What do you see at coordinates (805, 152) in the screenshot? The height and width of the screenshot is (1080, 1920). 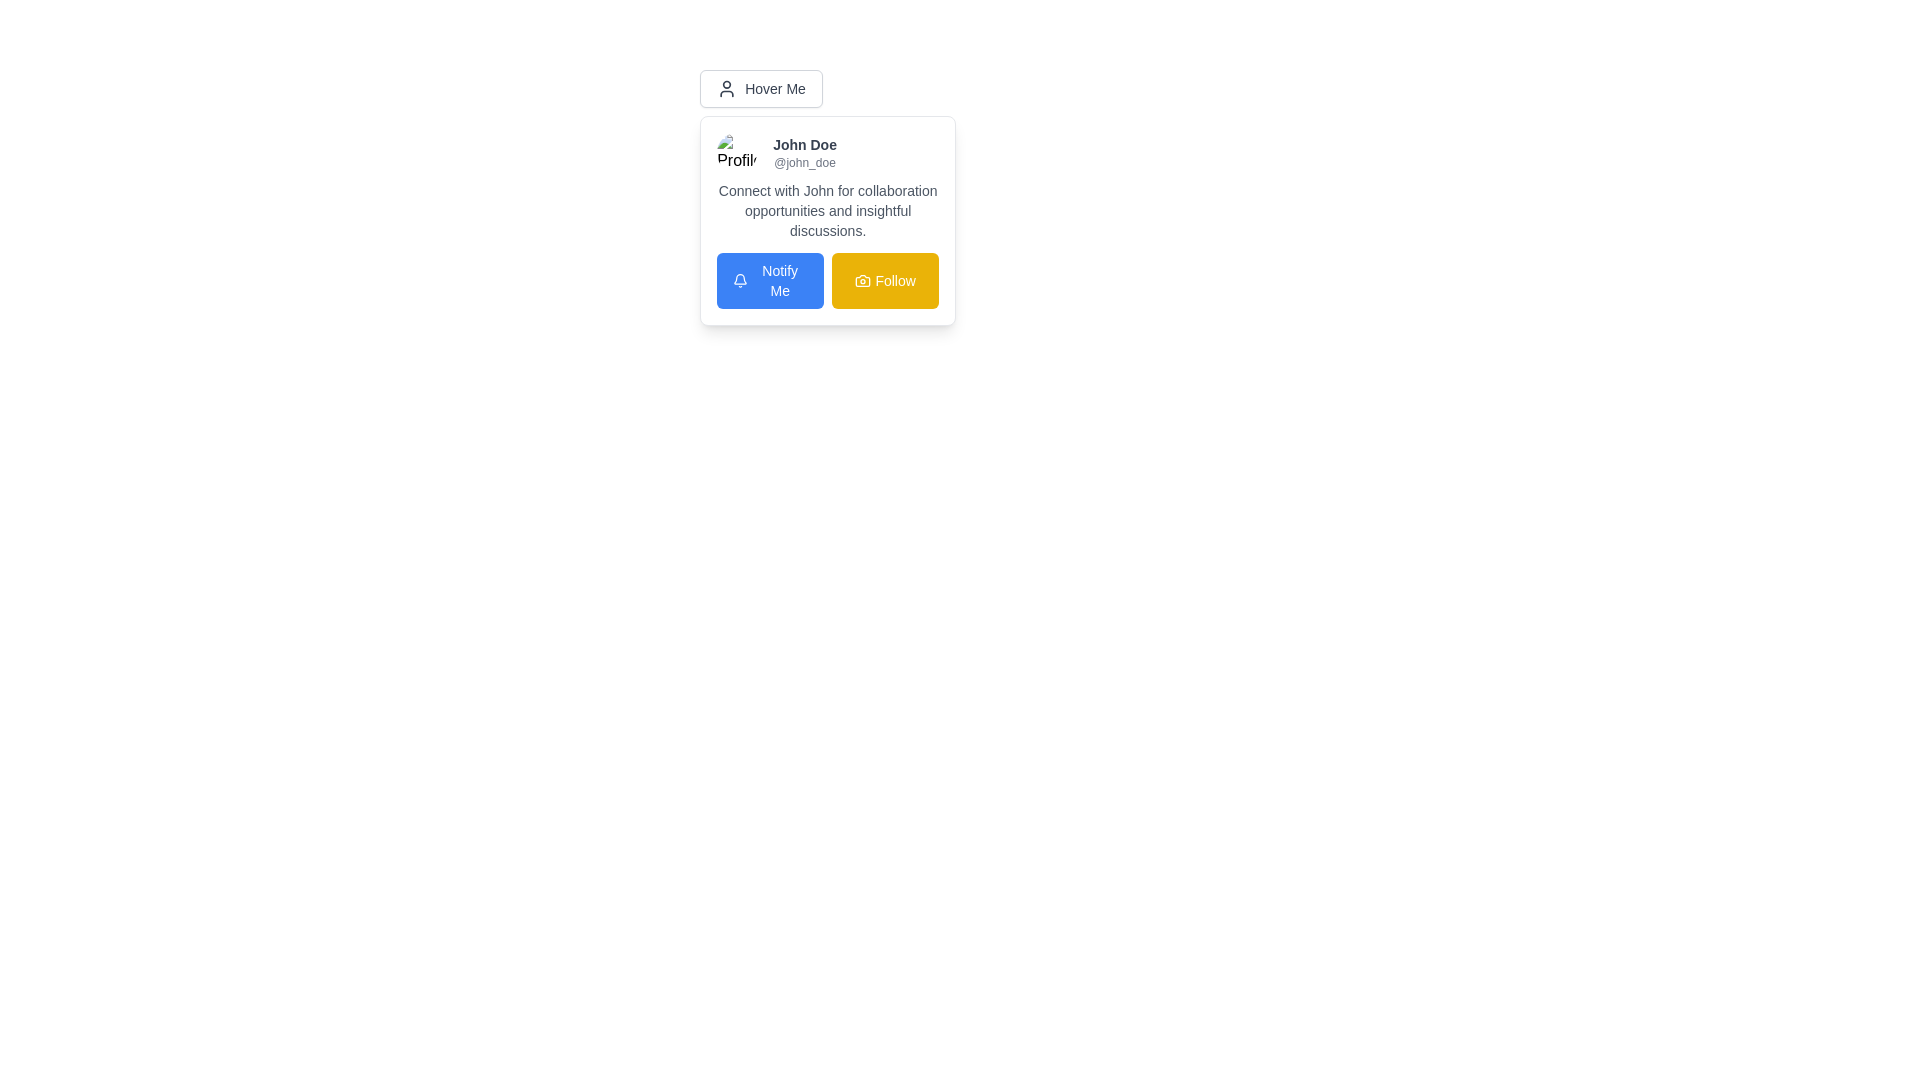 I see `the text block displaying 'John Doe' with the handle '@john_doe'` at bounding box center [805, 152].